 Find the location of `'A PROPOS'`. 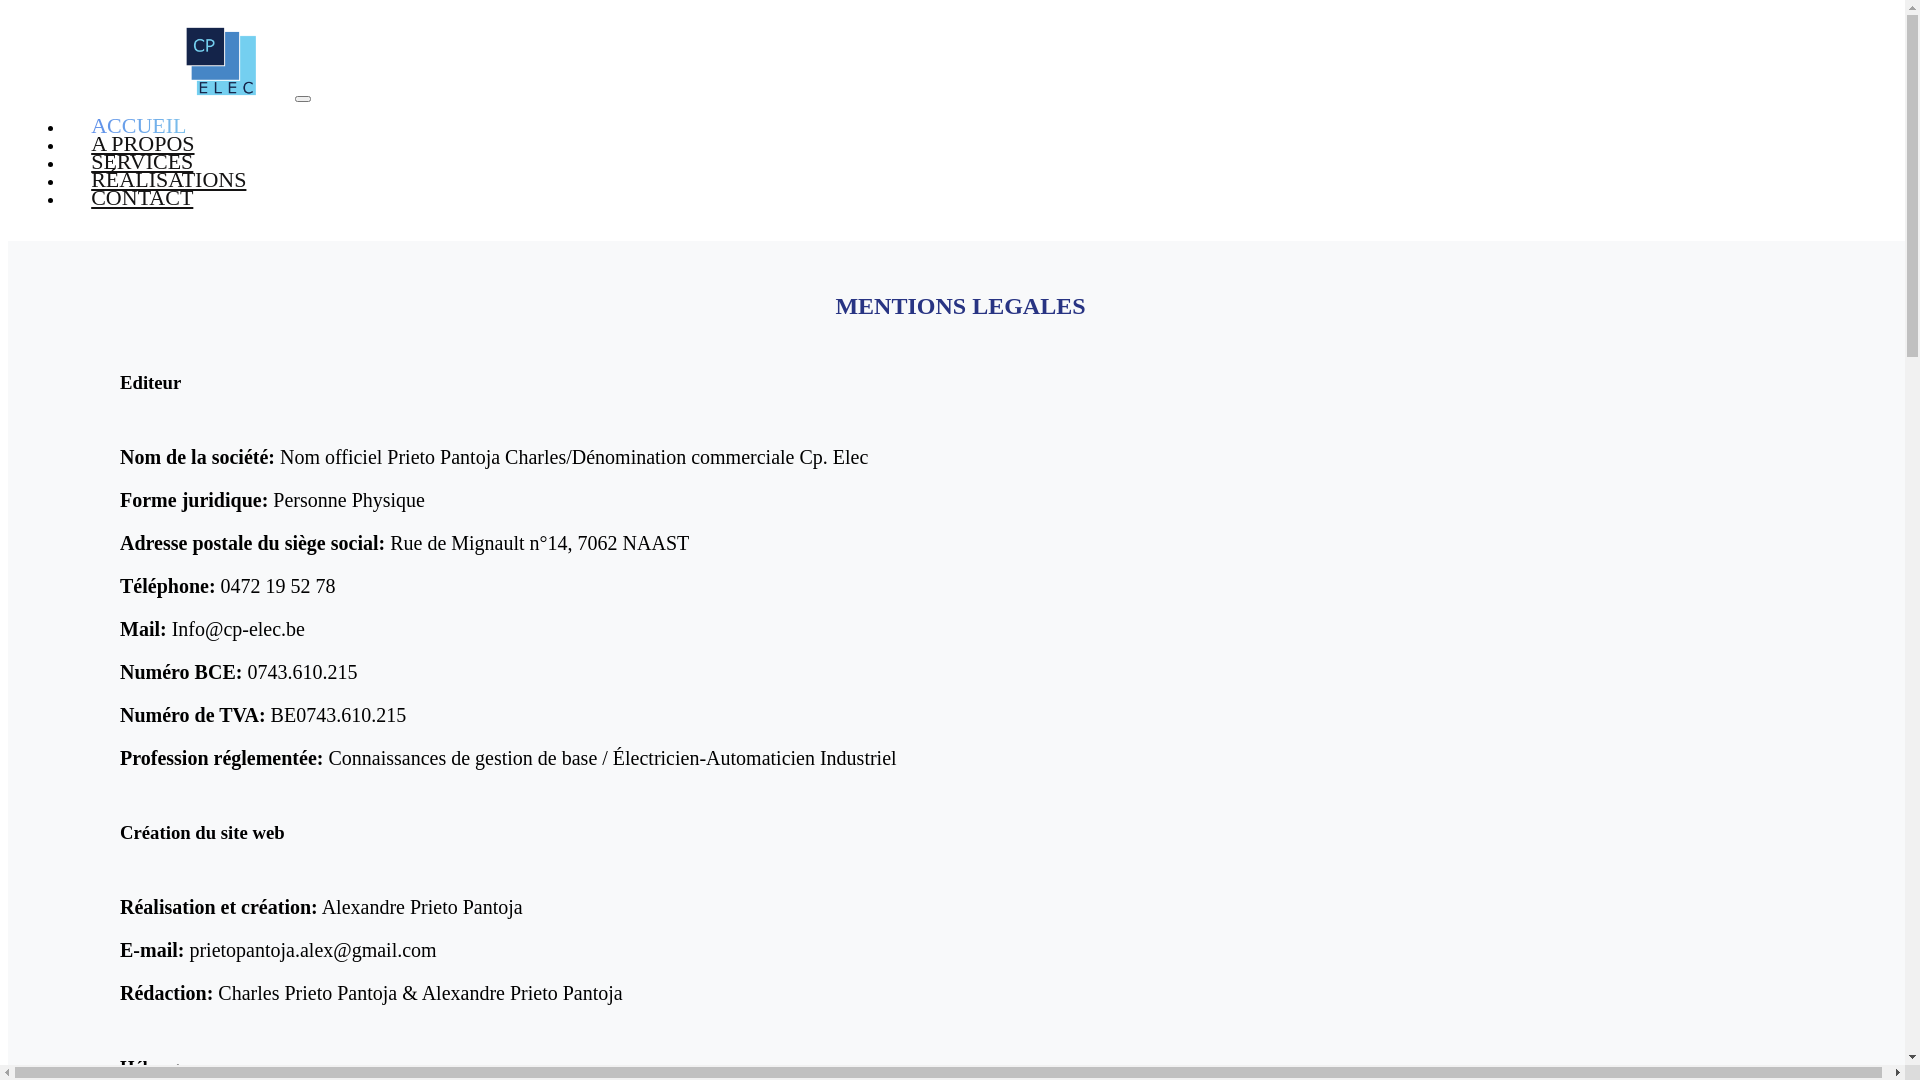

'A PROPOS' is located at coordinates (63, 142).